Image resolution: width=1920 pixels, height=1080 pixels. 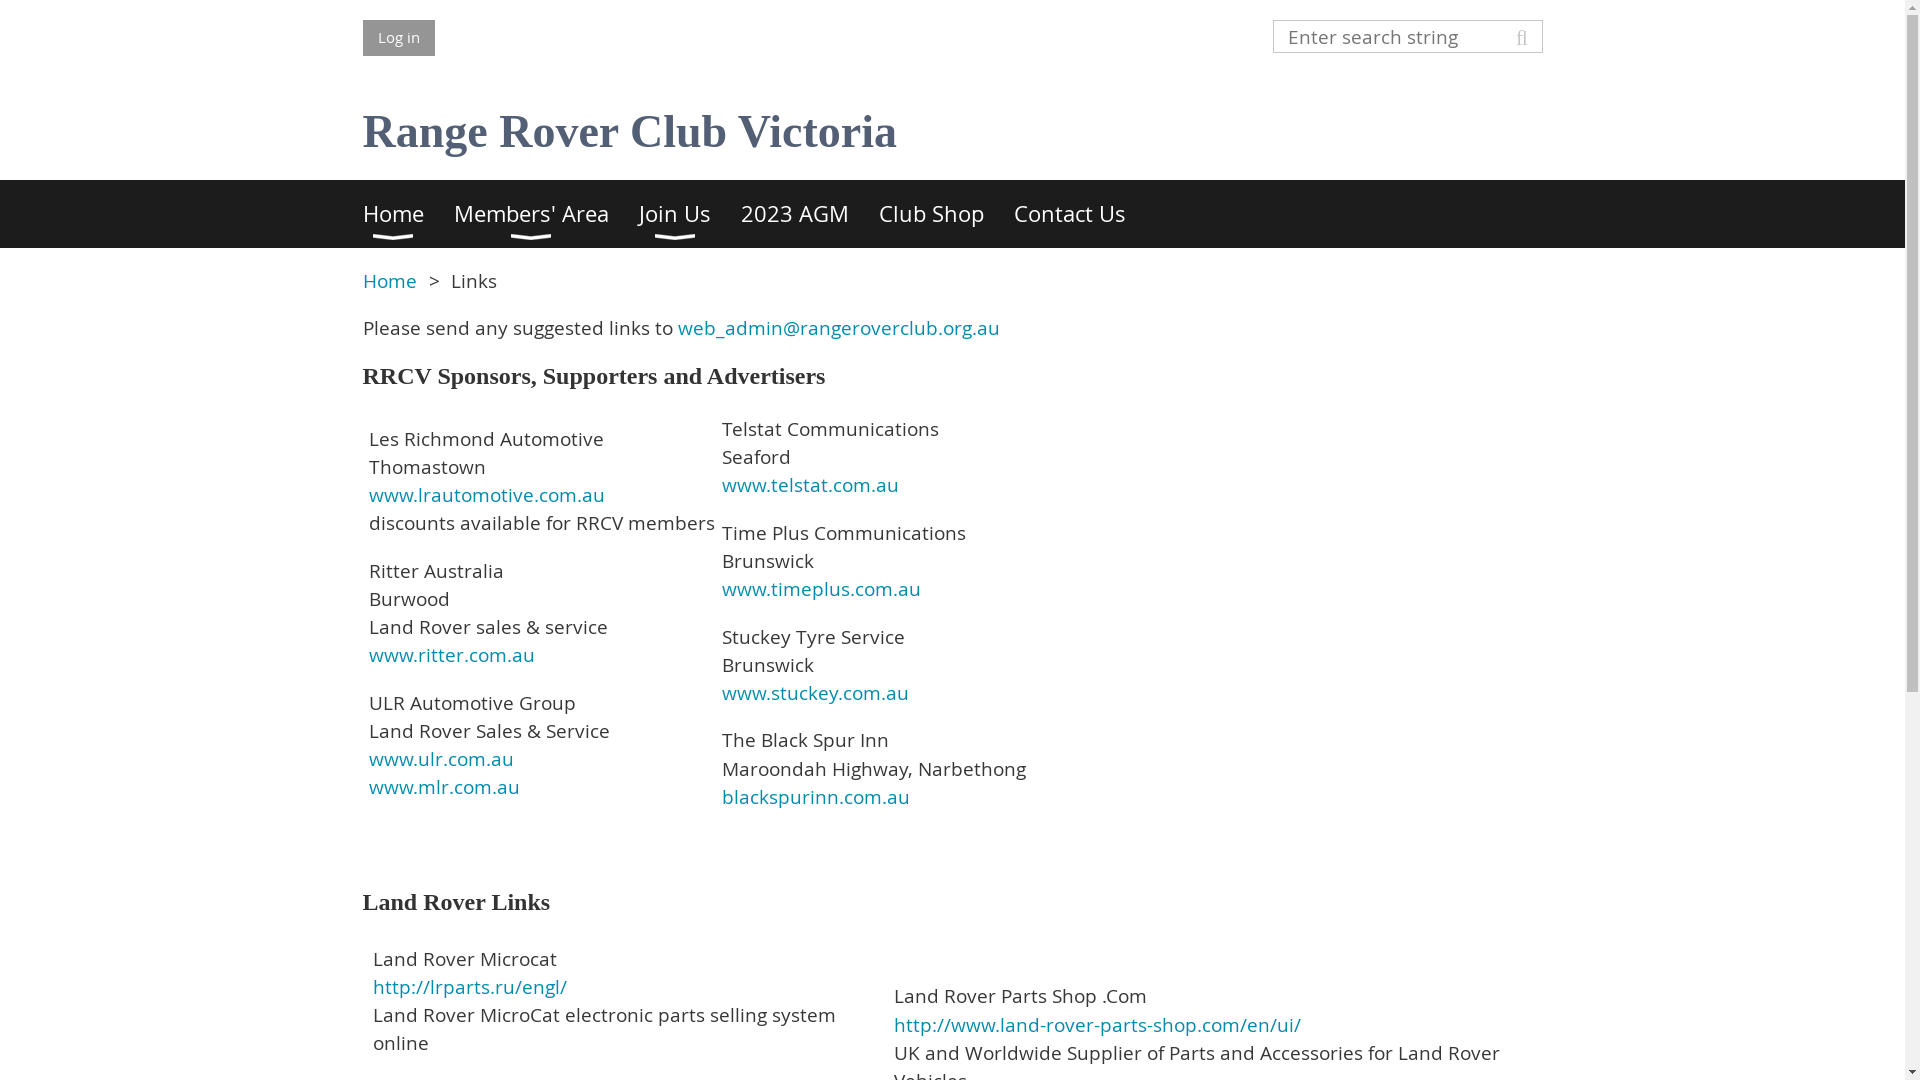 What do you see at coordinates (809, 213) in the screenshot?
I see `'2023 AGM'` at bounding box center [809, 213].